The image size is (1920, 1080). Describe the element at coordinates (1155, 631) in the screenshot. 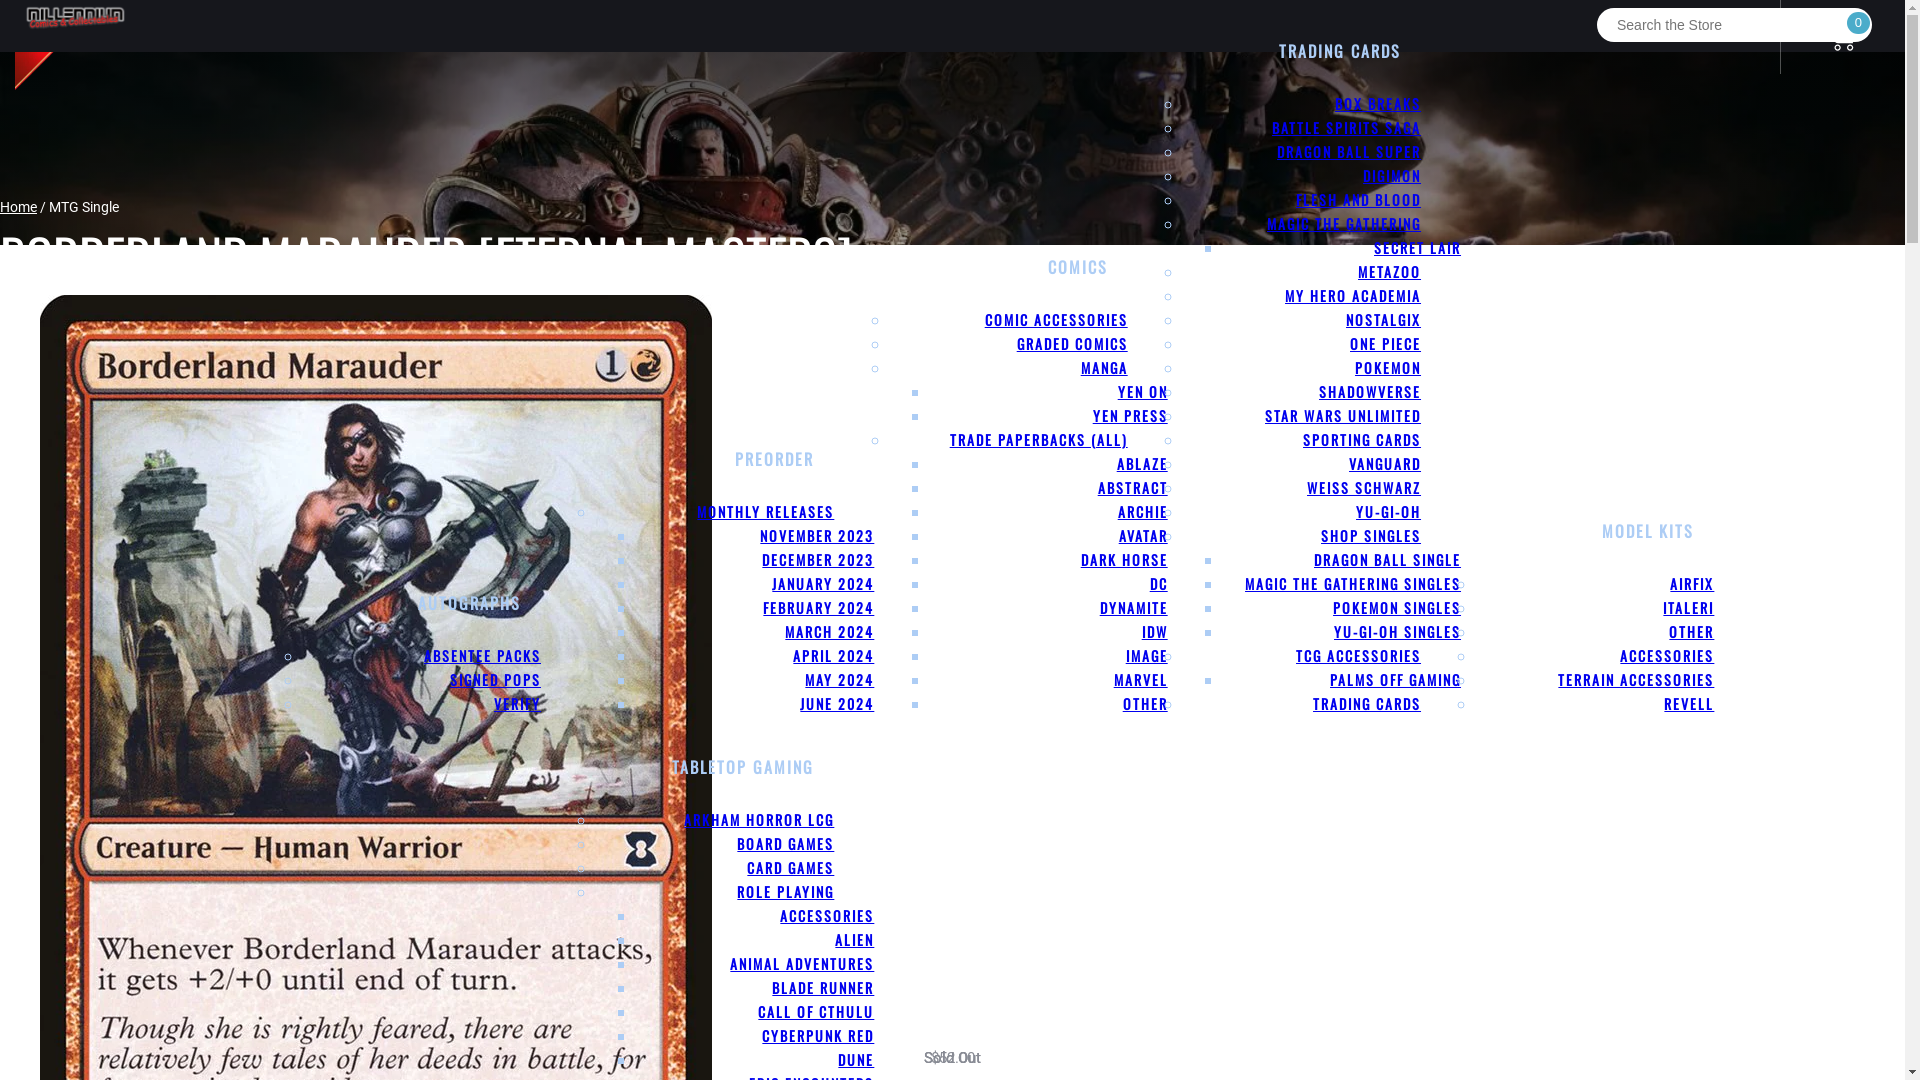

I see `'IDW'` at that location.